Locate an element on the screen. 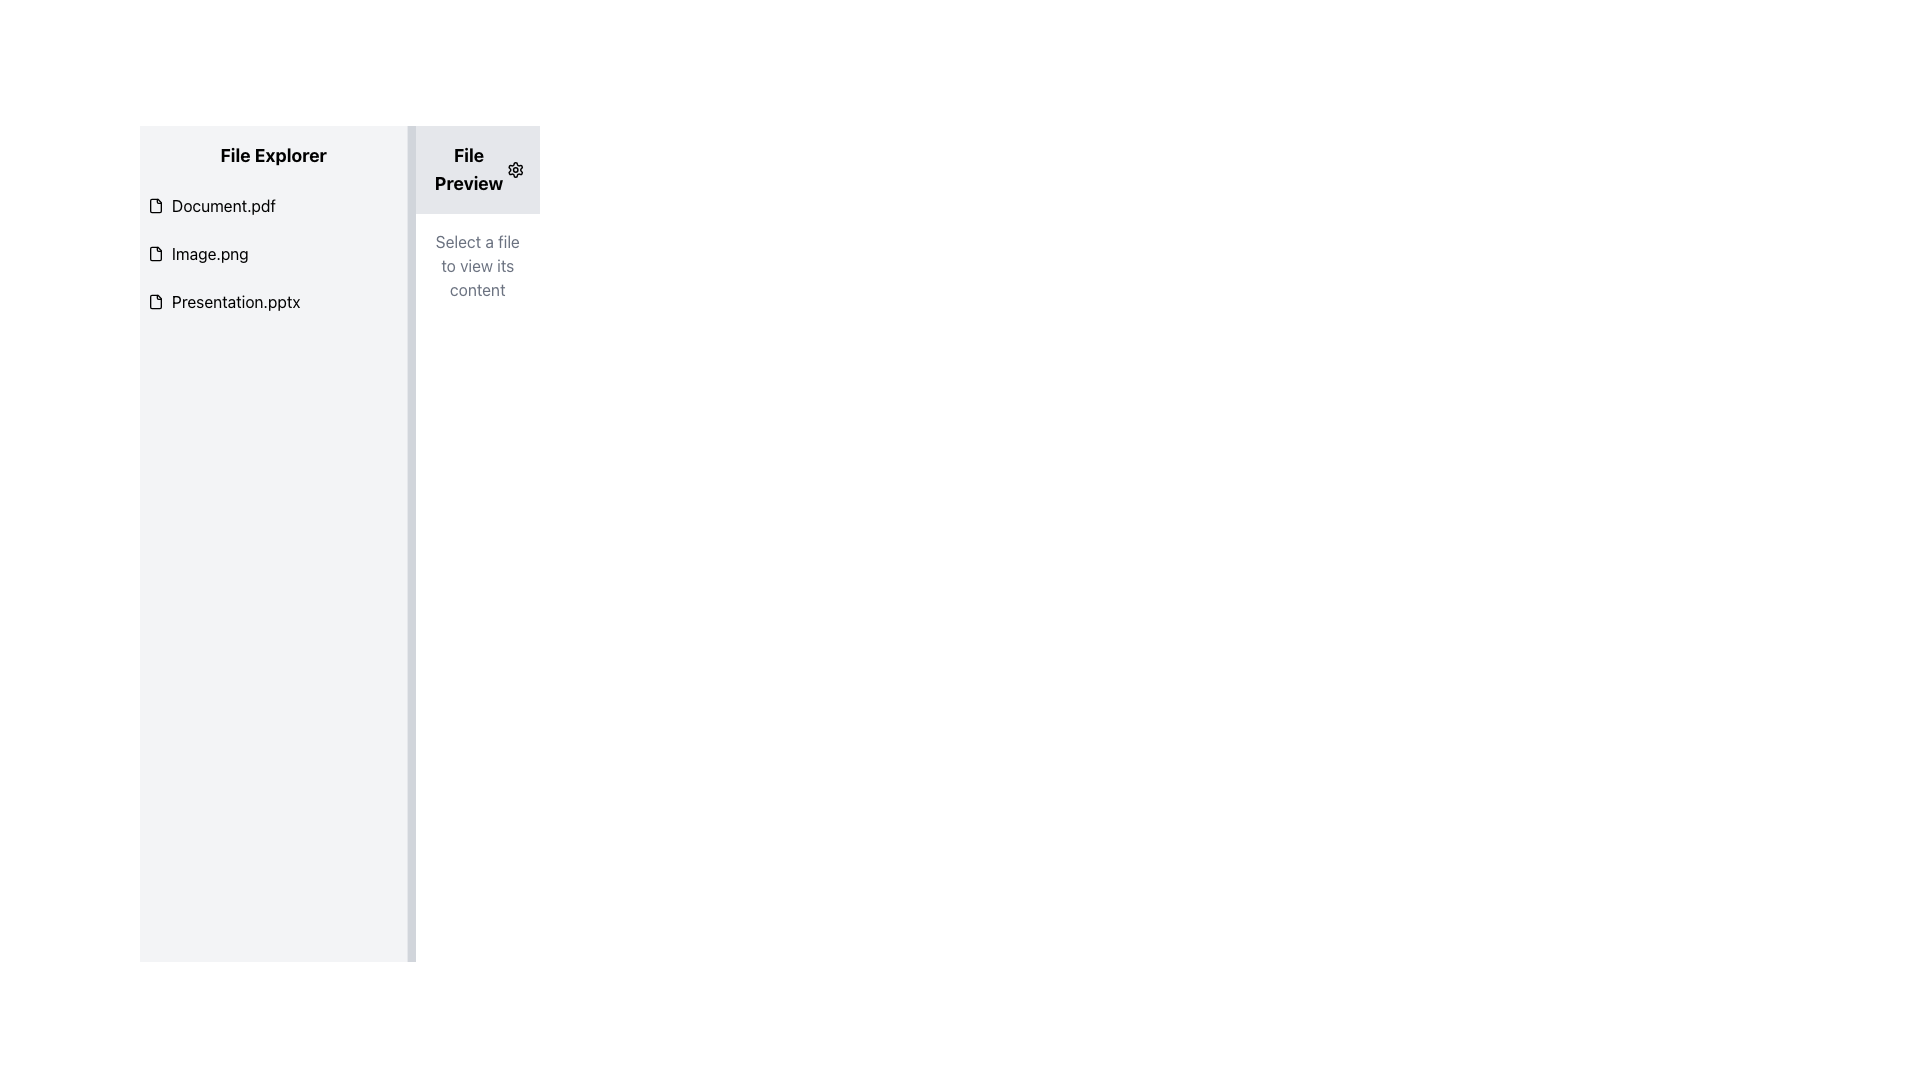  the file item labeled 'Presentation.pptx' from the File Explorer section is located at coordinates (272, 301).